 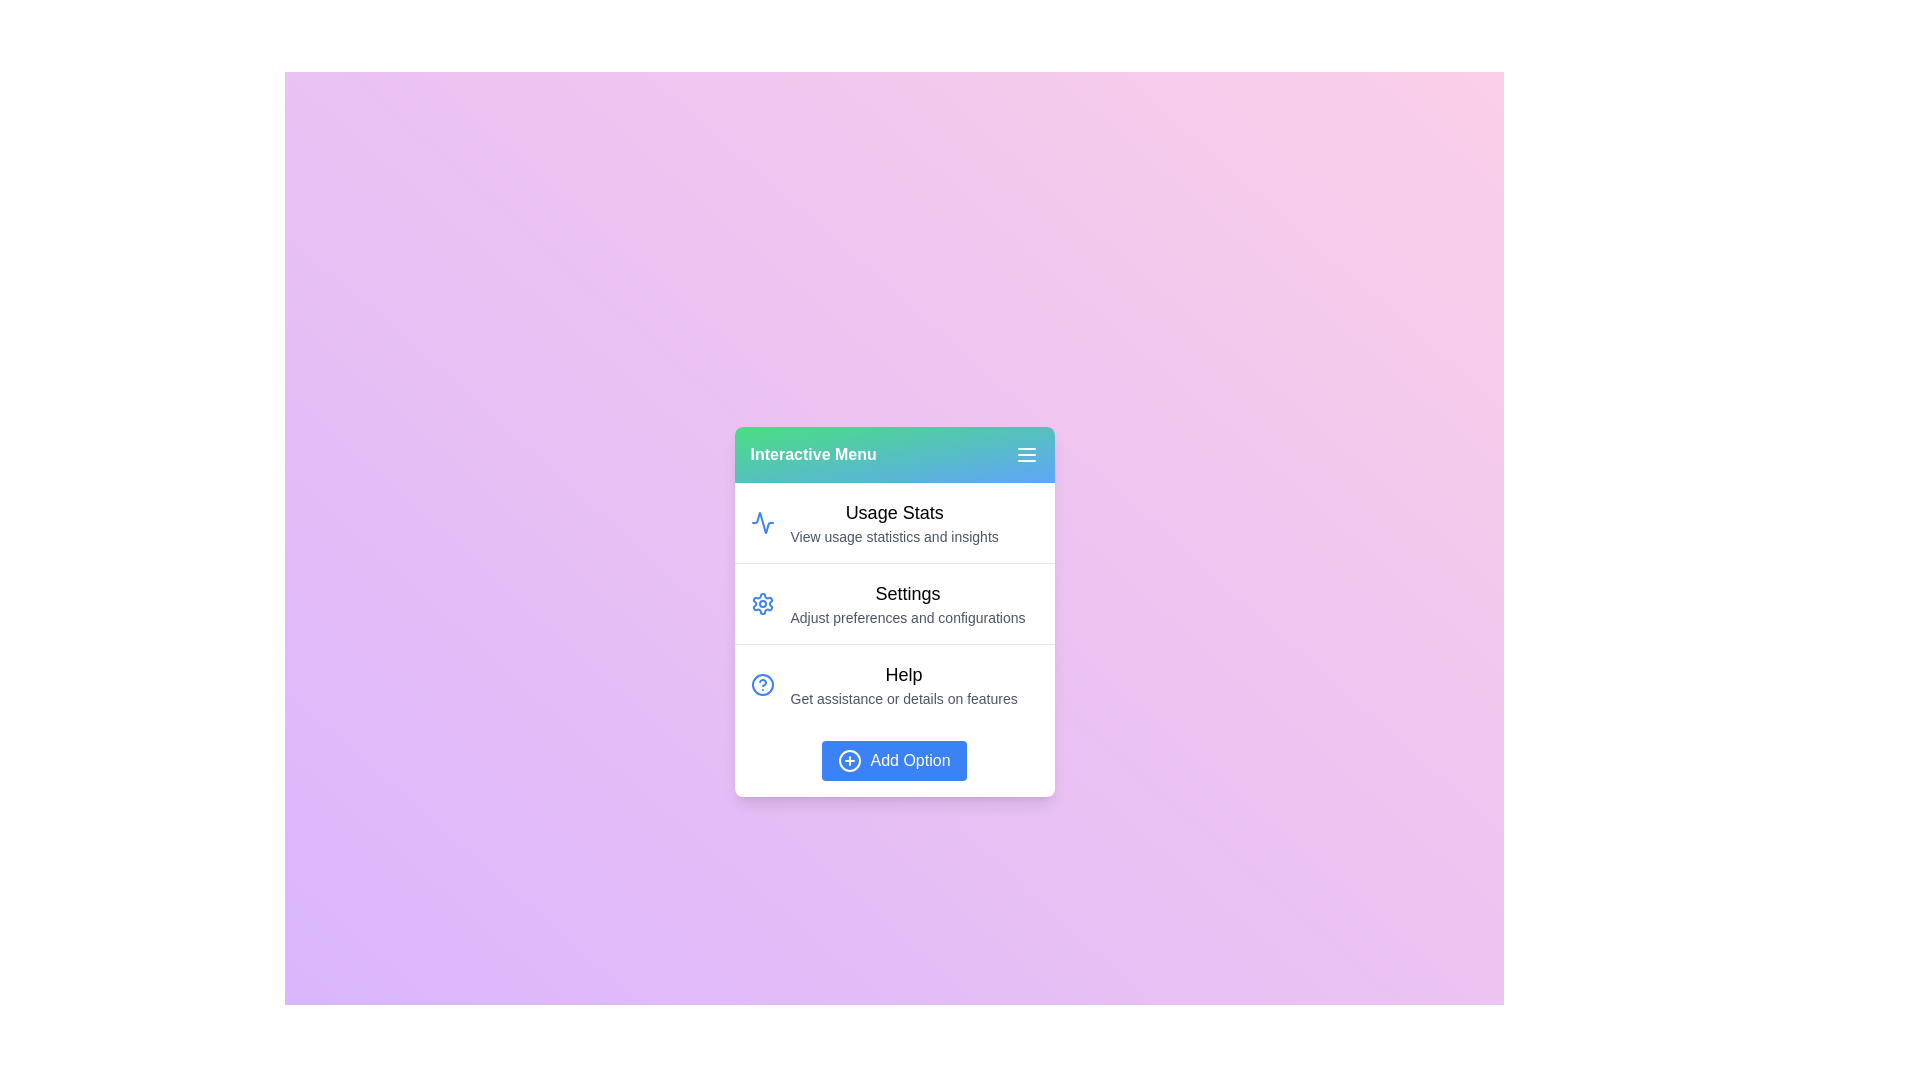 I want to click on the menu item Settings to select it, so click(x=893, y=603).